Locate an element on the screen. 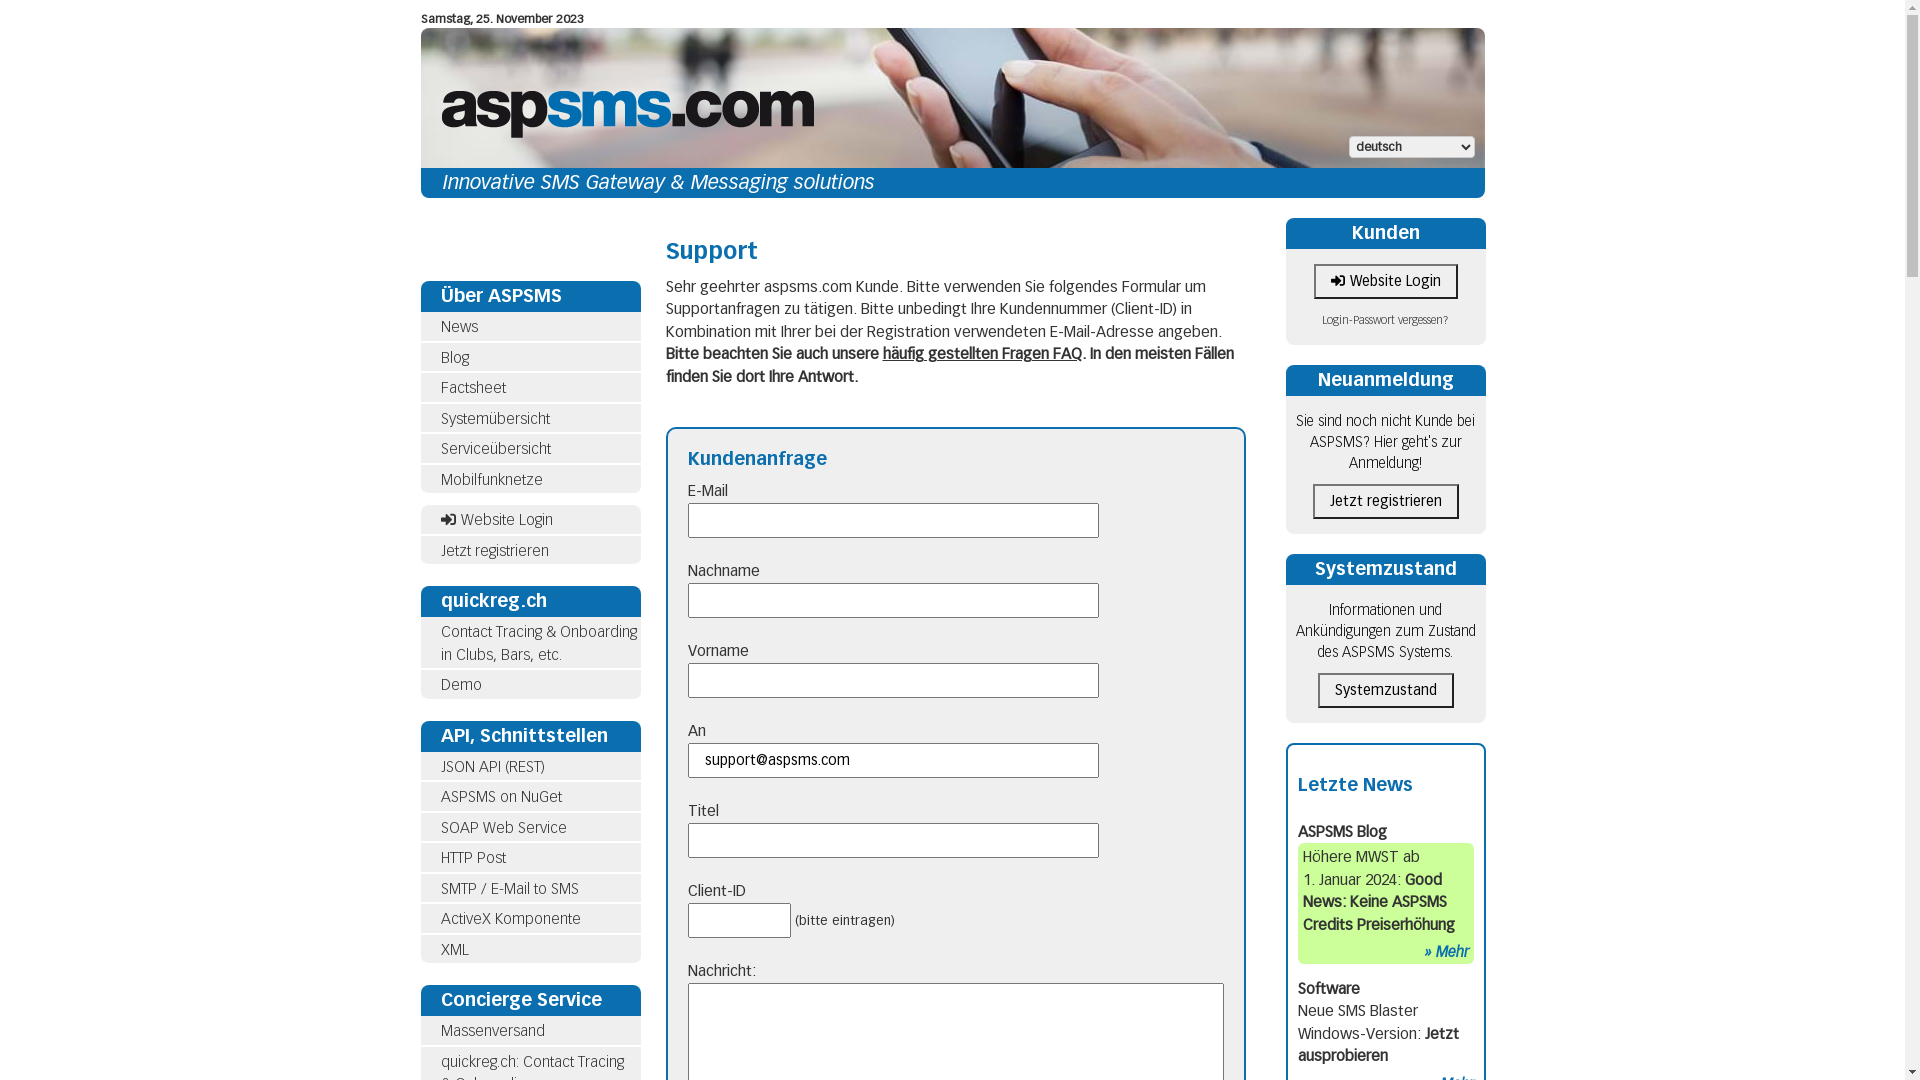 Image resolution: width=1920 pixels, height=1080 pixels. 'Blog' is located at coordinates (453, 356).